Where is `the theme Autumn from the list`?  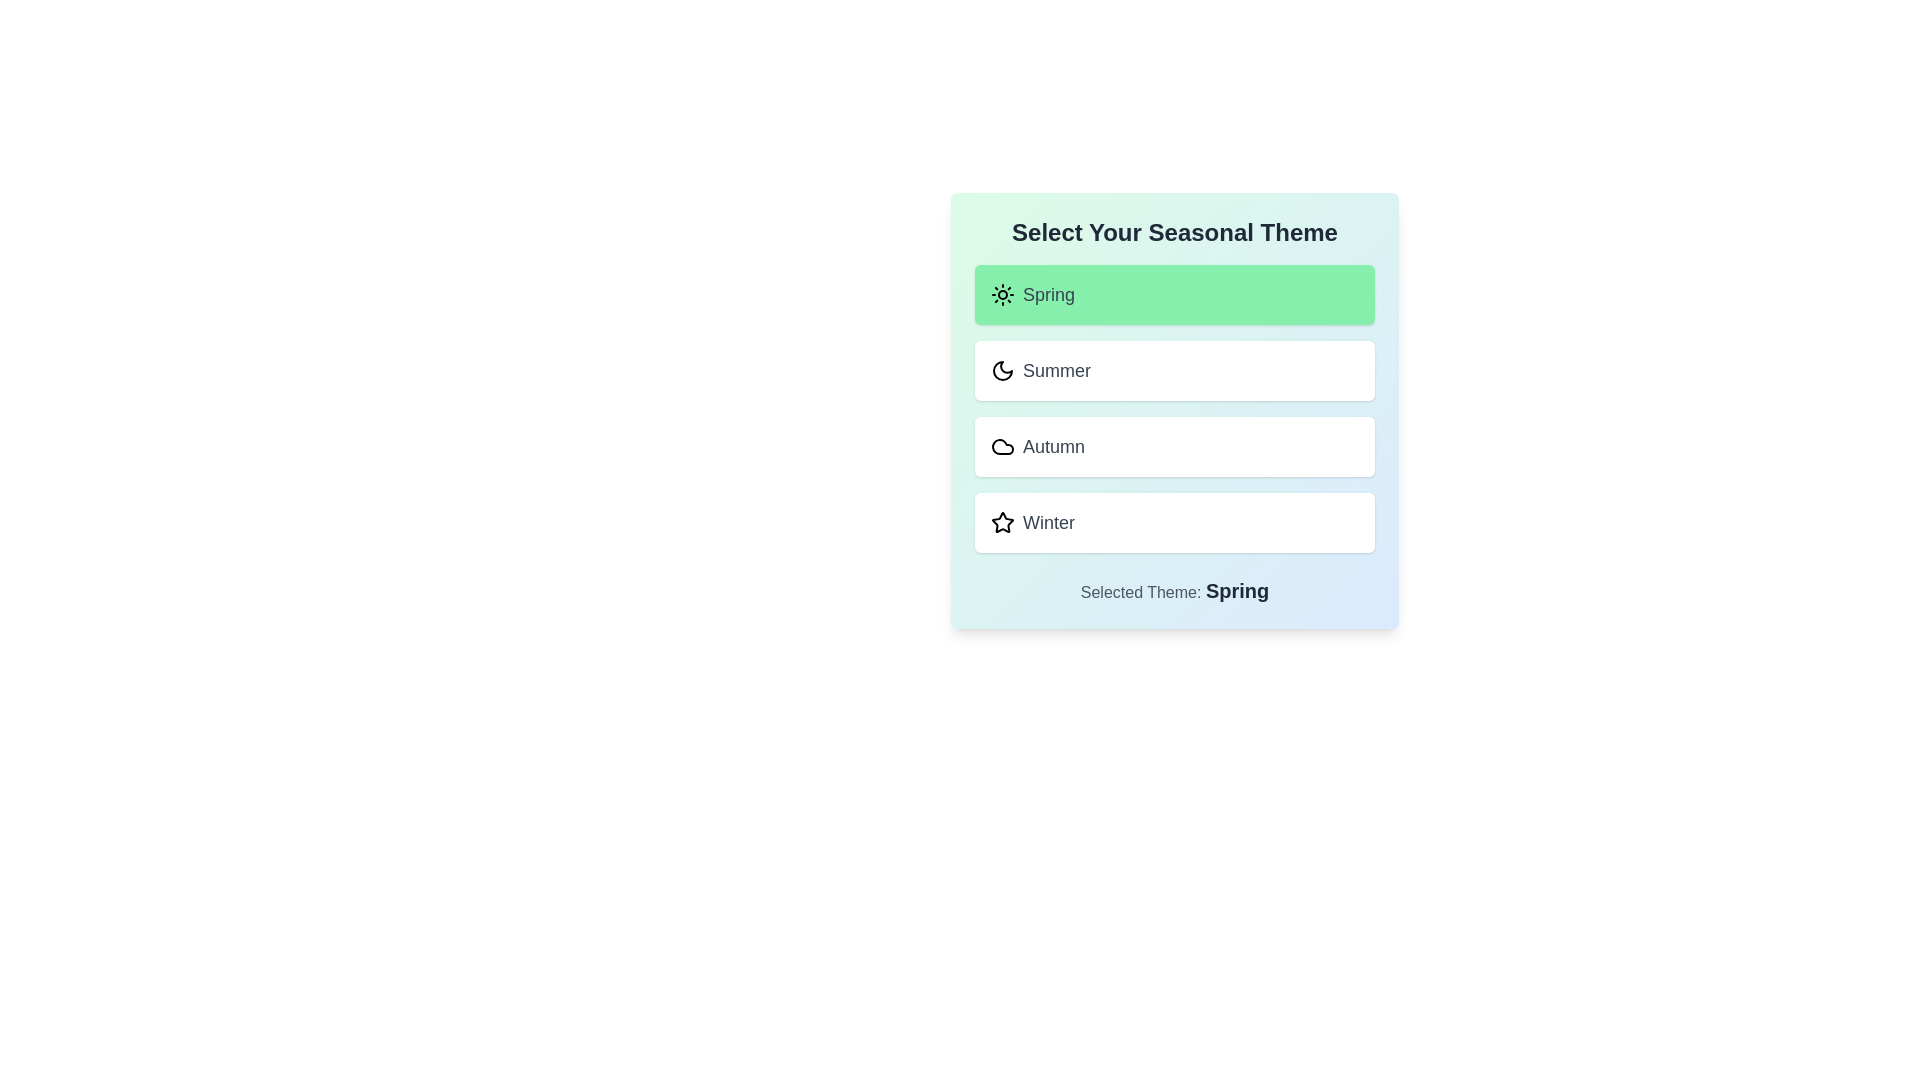 the theme Autumn from the list is located at coordinates (1175, 446).